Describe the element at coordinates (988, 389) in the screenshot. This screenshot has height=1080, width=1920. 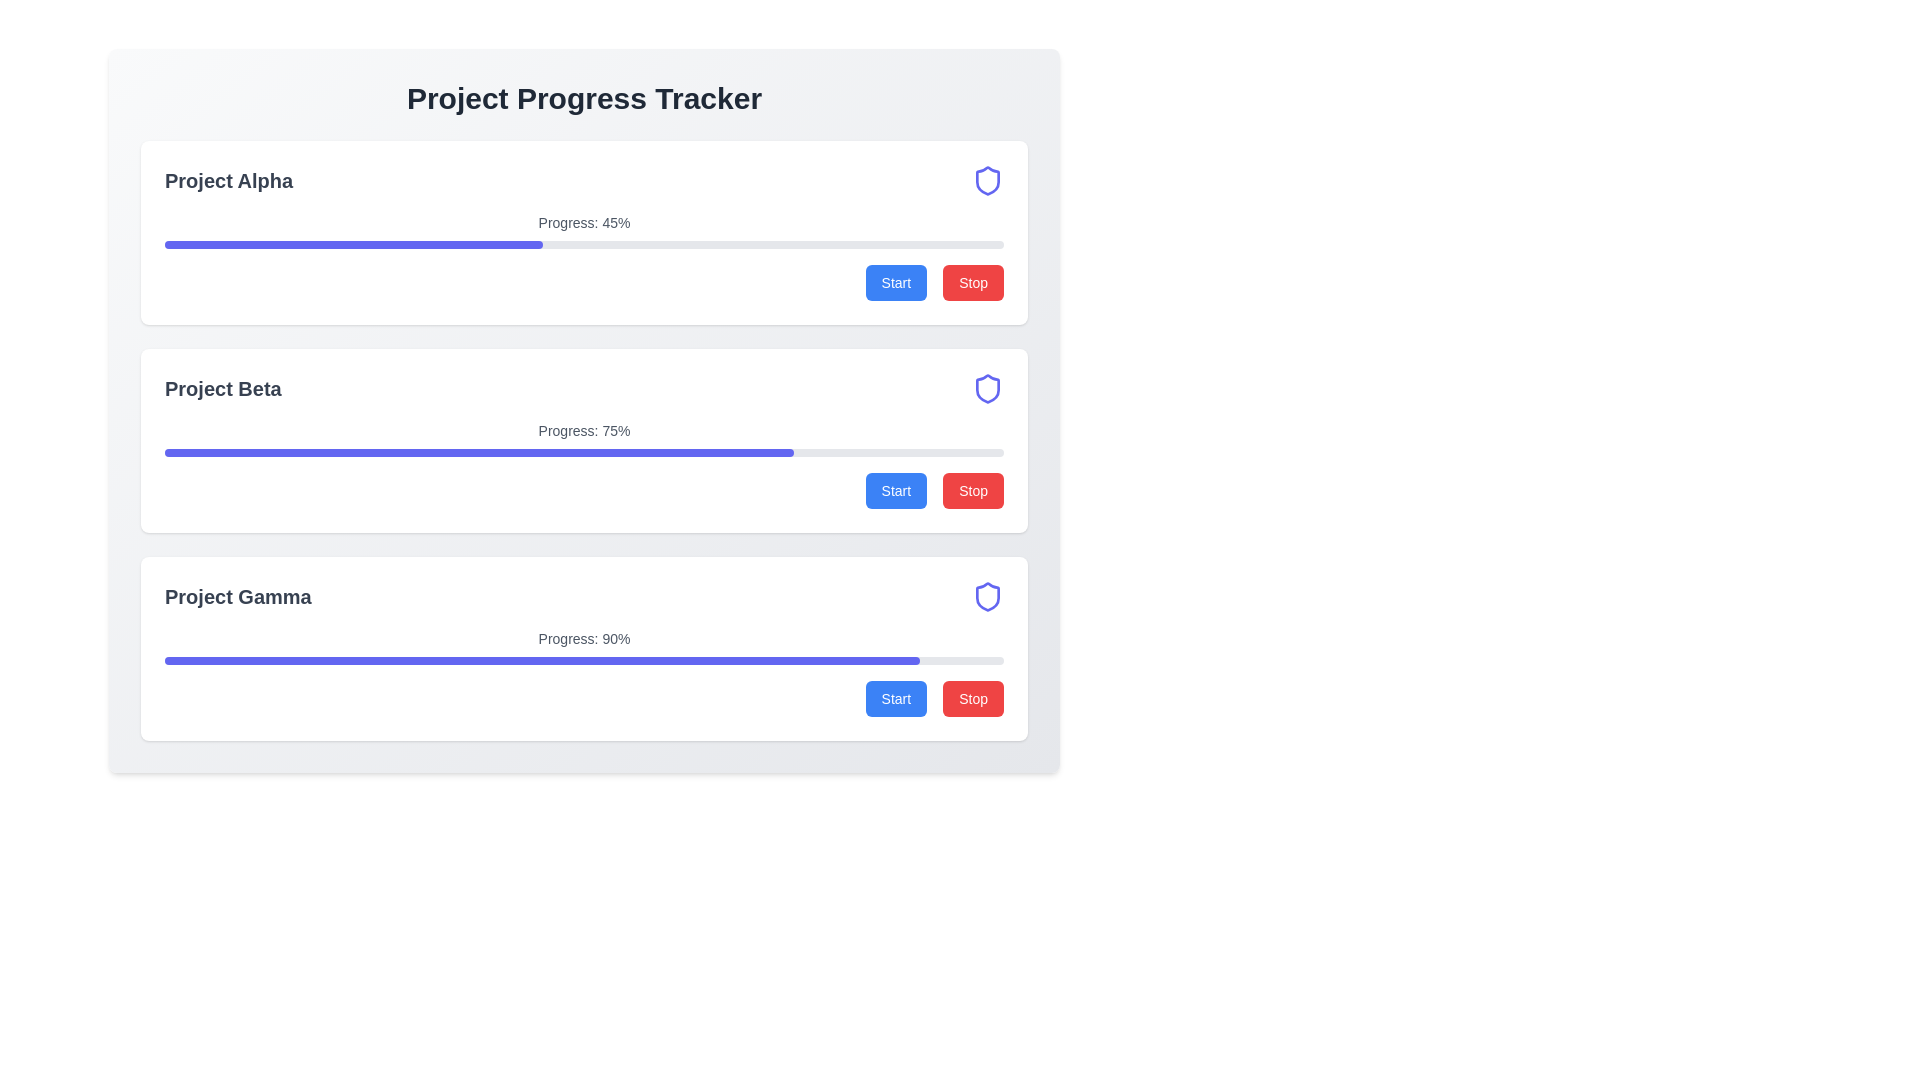
I see `the shield icon located at the top-right of the 'Project Beta' section, which indicates status or security level` at that location.